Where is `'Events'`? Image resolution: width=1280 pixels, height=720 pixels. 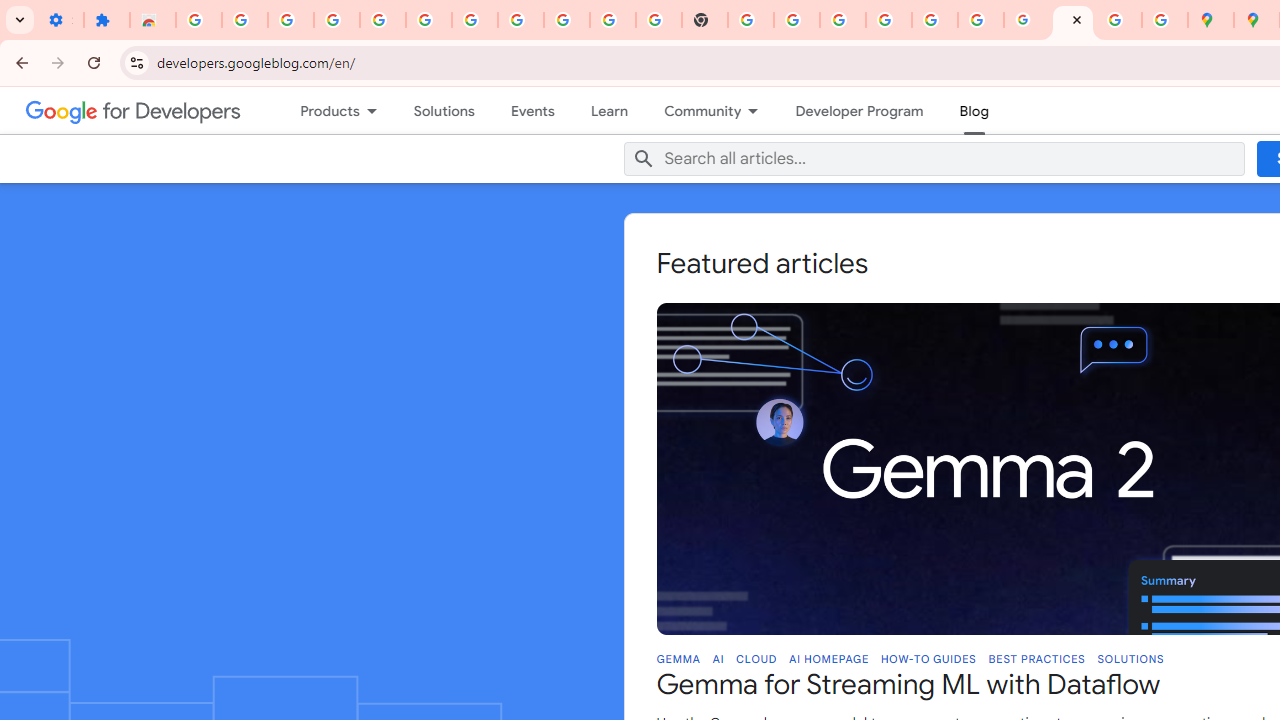 'Events' is located at coordinates (532, 110).